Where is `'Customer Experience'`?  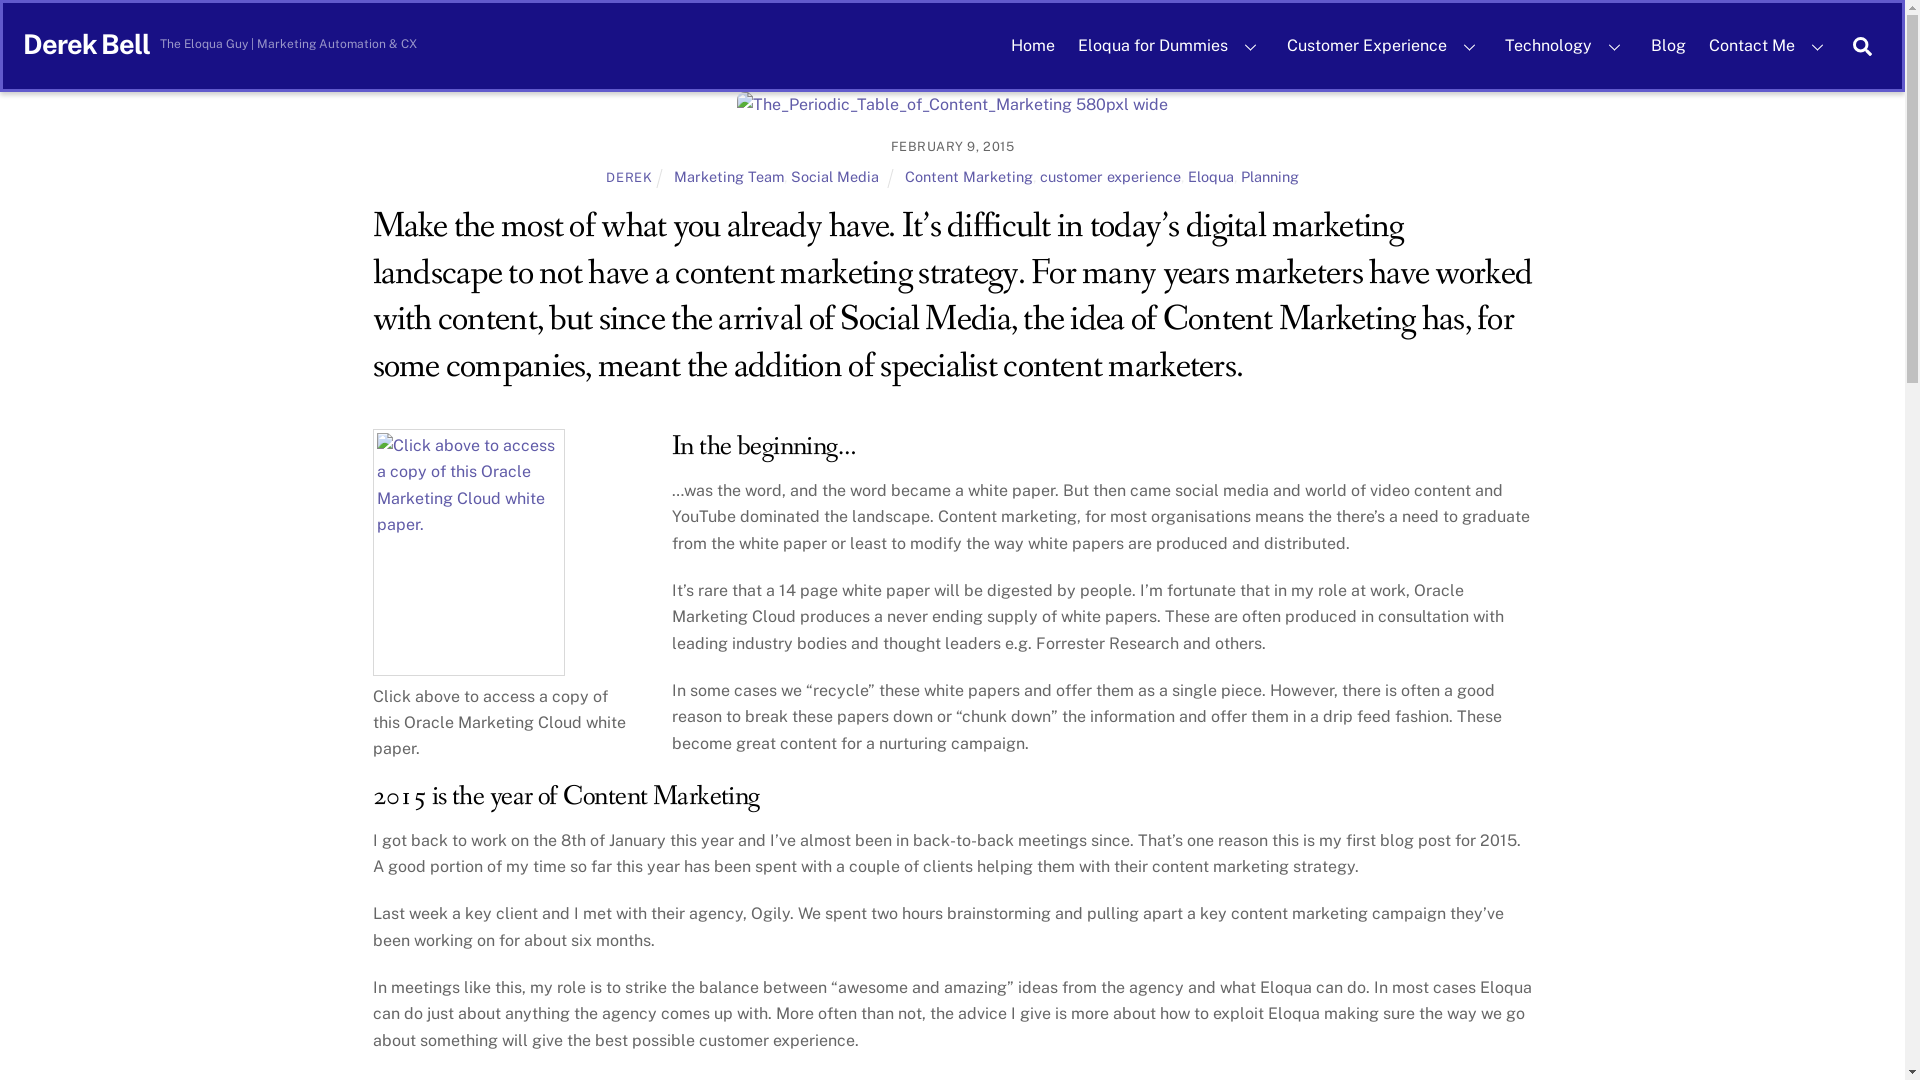
'Customer Experience' is located at coordinates (1383, 45).